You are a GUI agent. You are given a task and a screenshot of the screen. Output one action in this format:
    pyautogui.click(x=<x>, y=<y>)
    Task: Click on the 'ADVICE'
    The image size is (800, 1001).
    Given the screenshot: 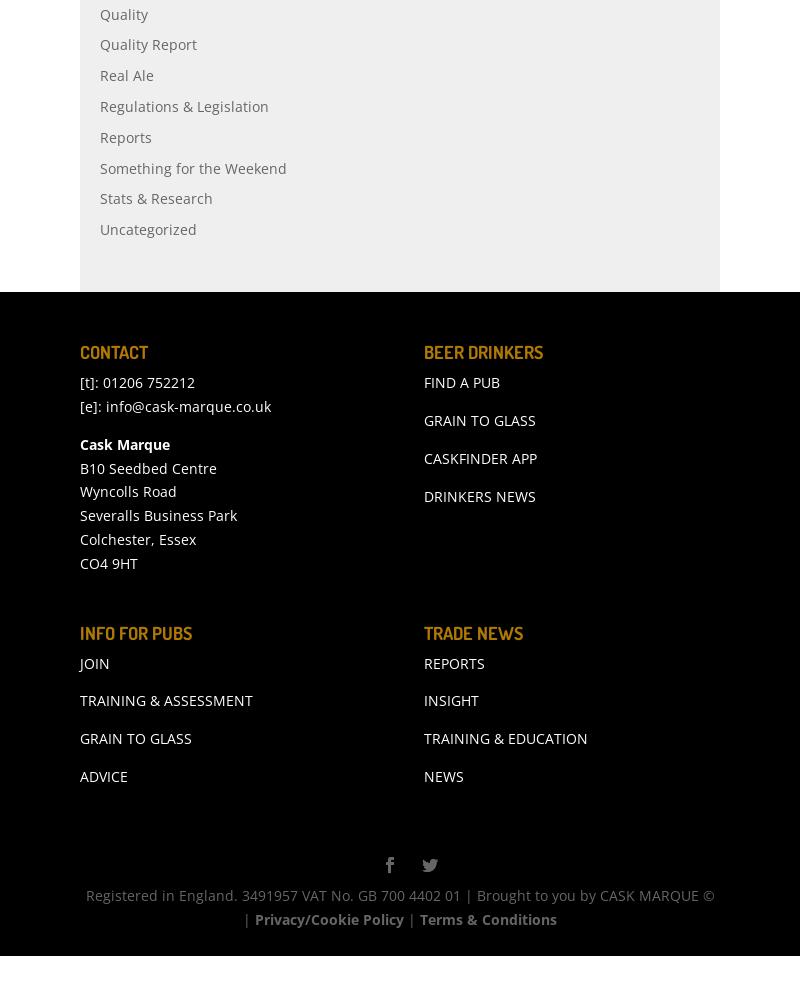 What is the action you would take?
    pyautogui.click(x=103, y=819)
    